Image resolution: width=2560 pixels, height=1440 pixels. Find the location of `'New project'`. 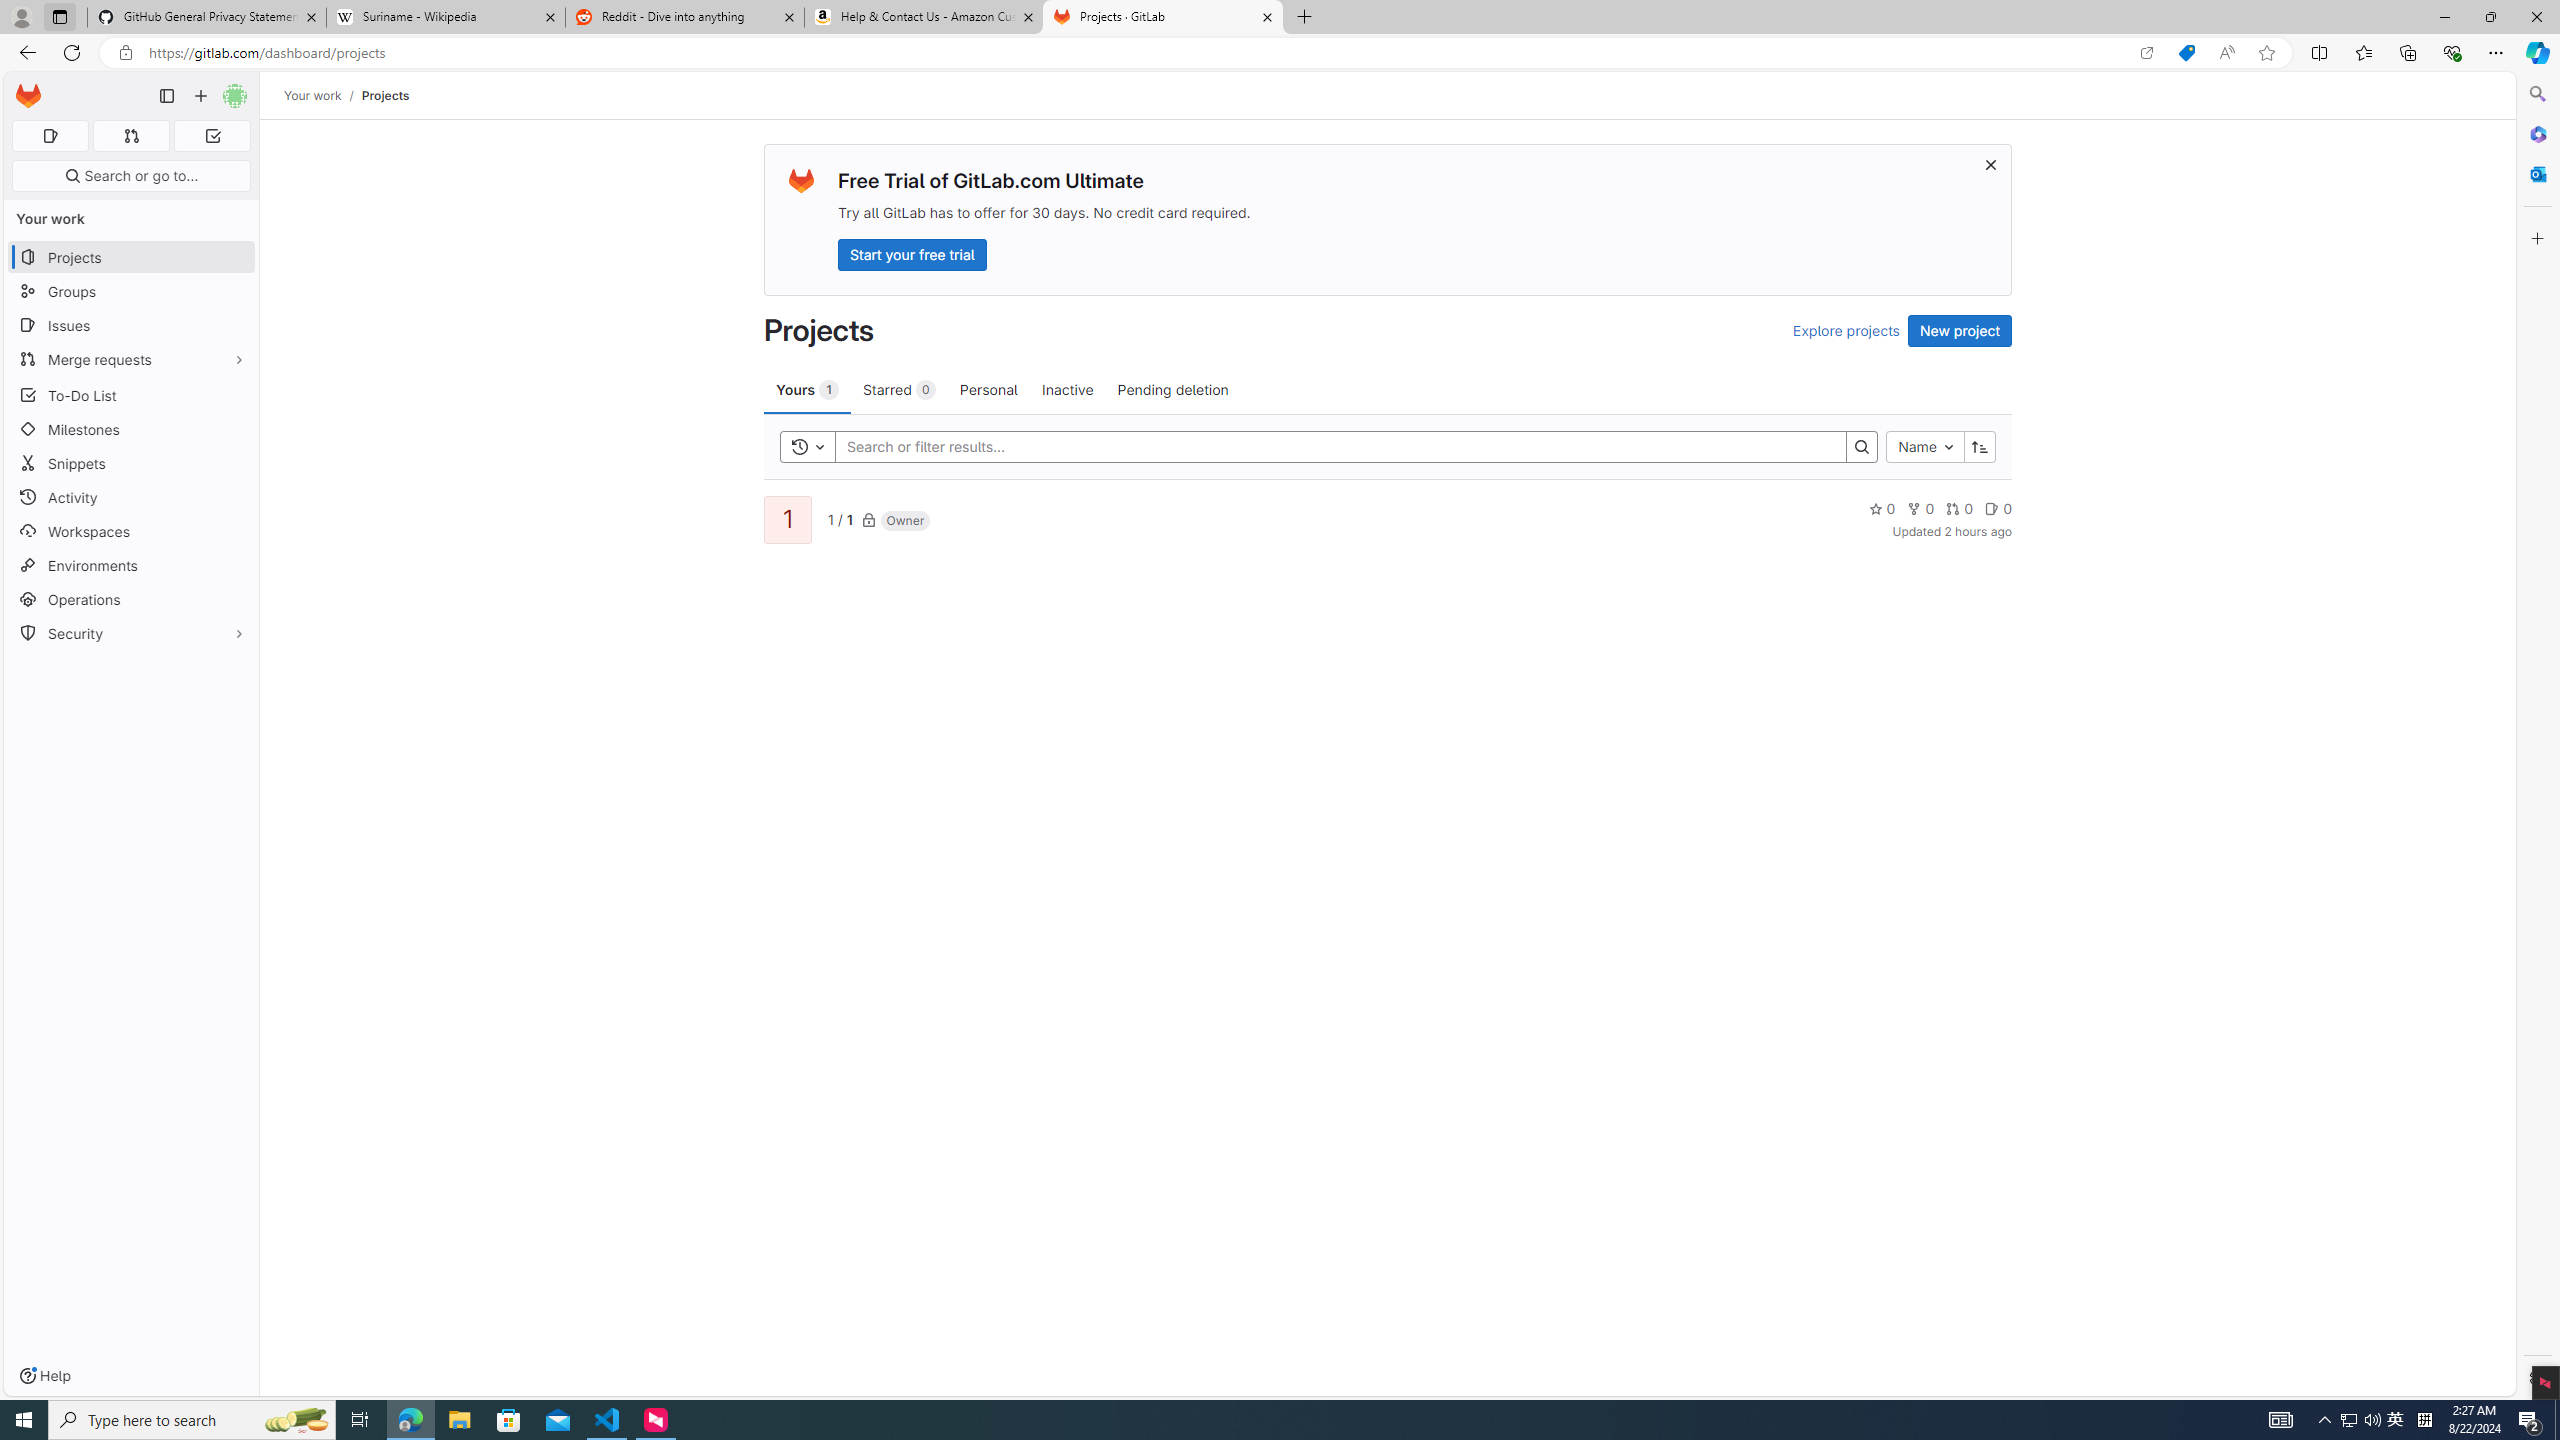

'New project' is located at coordinates (1958, 329).